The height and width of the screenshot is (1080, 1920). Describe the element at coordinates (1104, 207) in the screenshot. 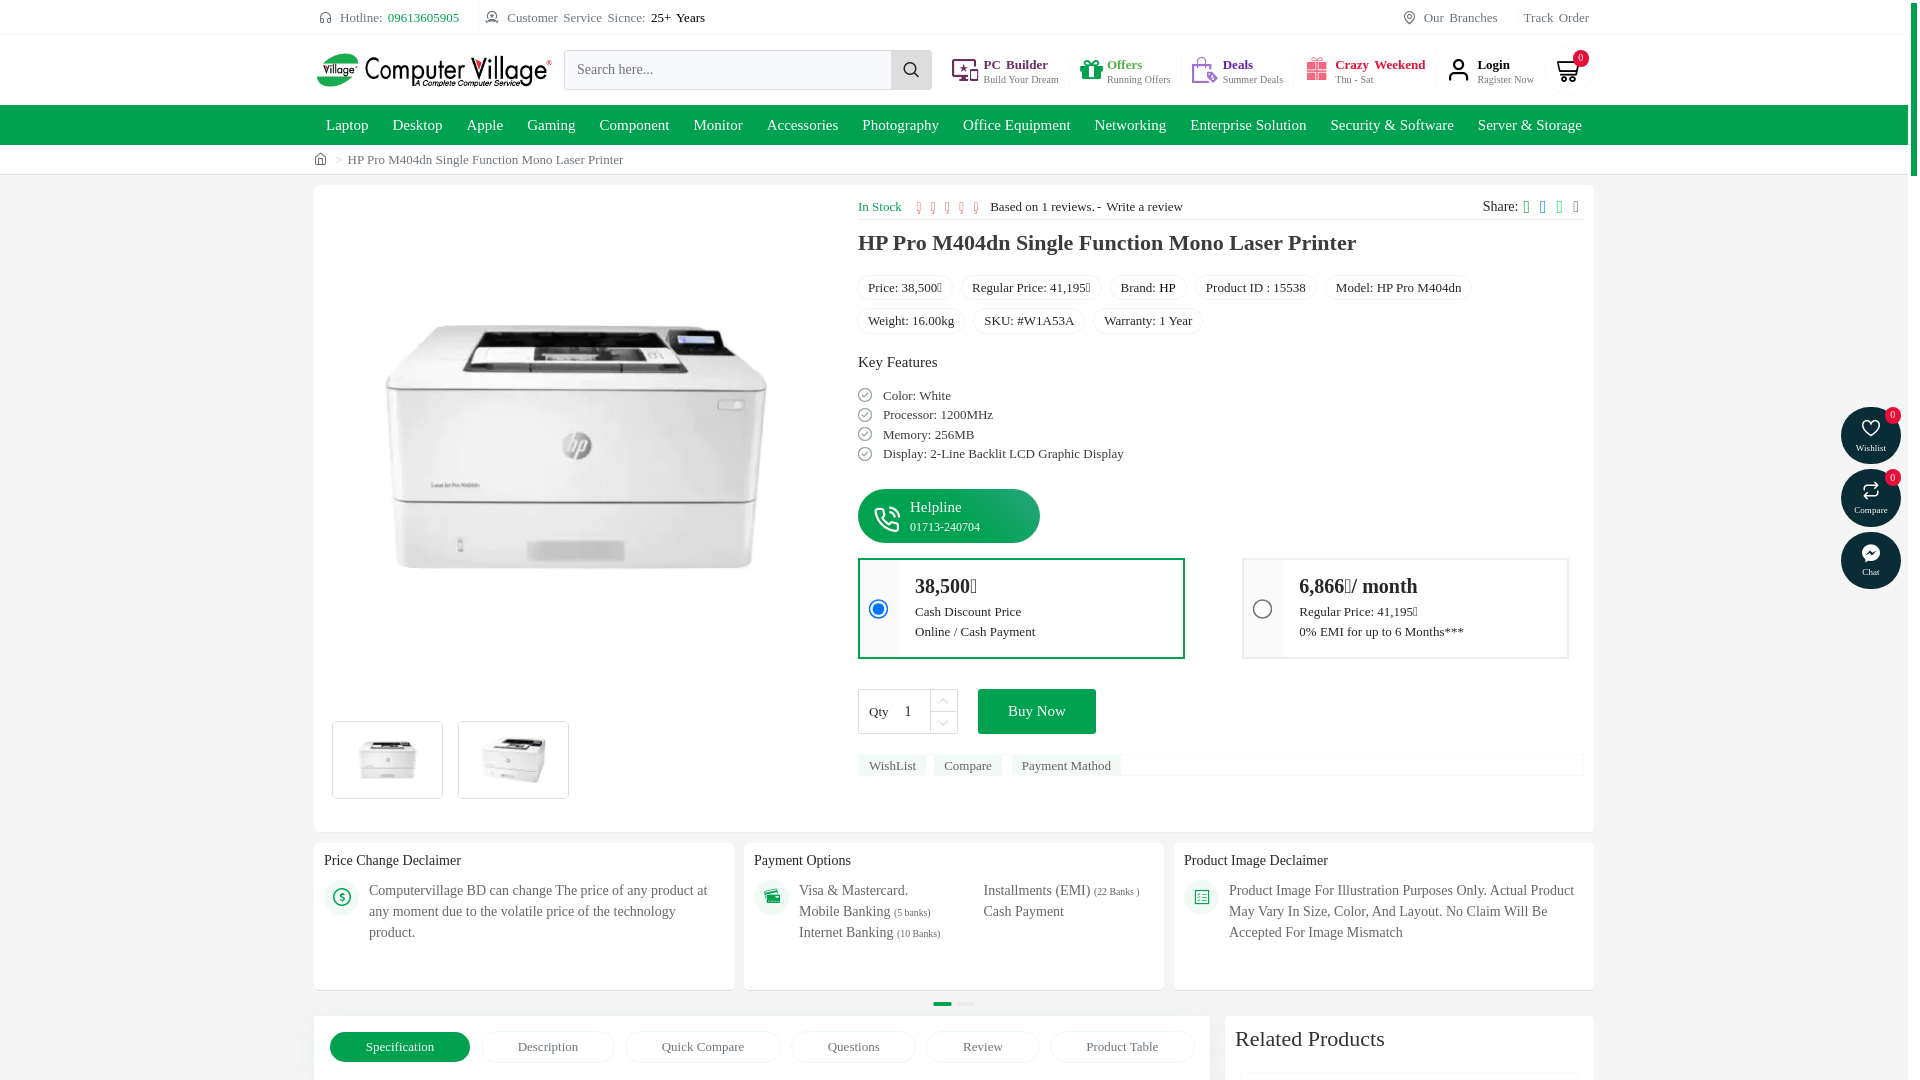

I see `'Write a review'` at that location.